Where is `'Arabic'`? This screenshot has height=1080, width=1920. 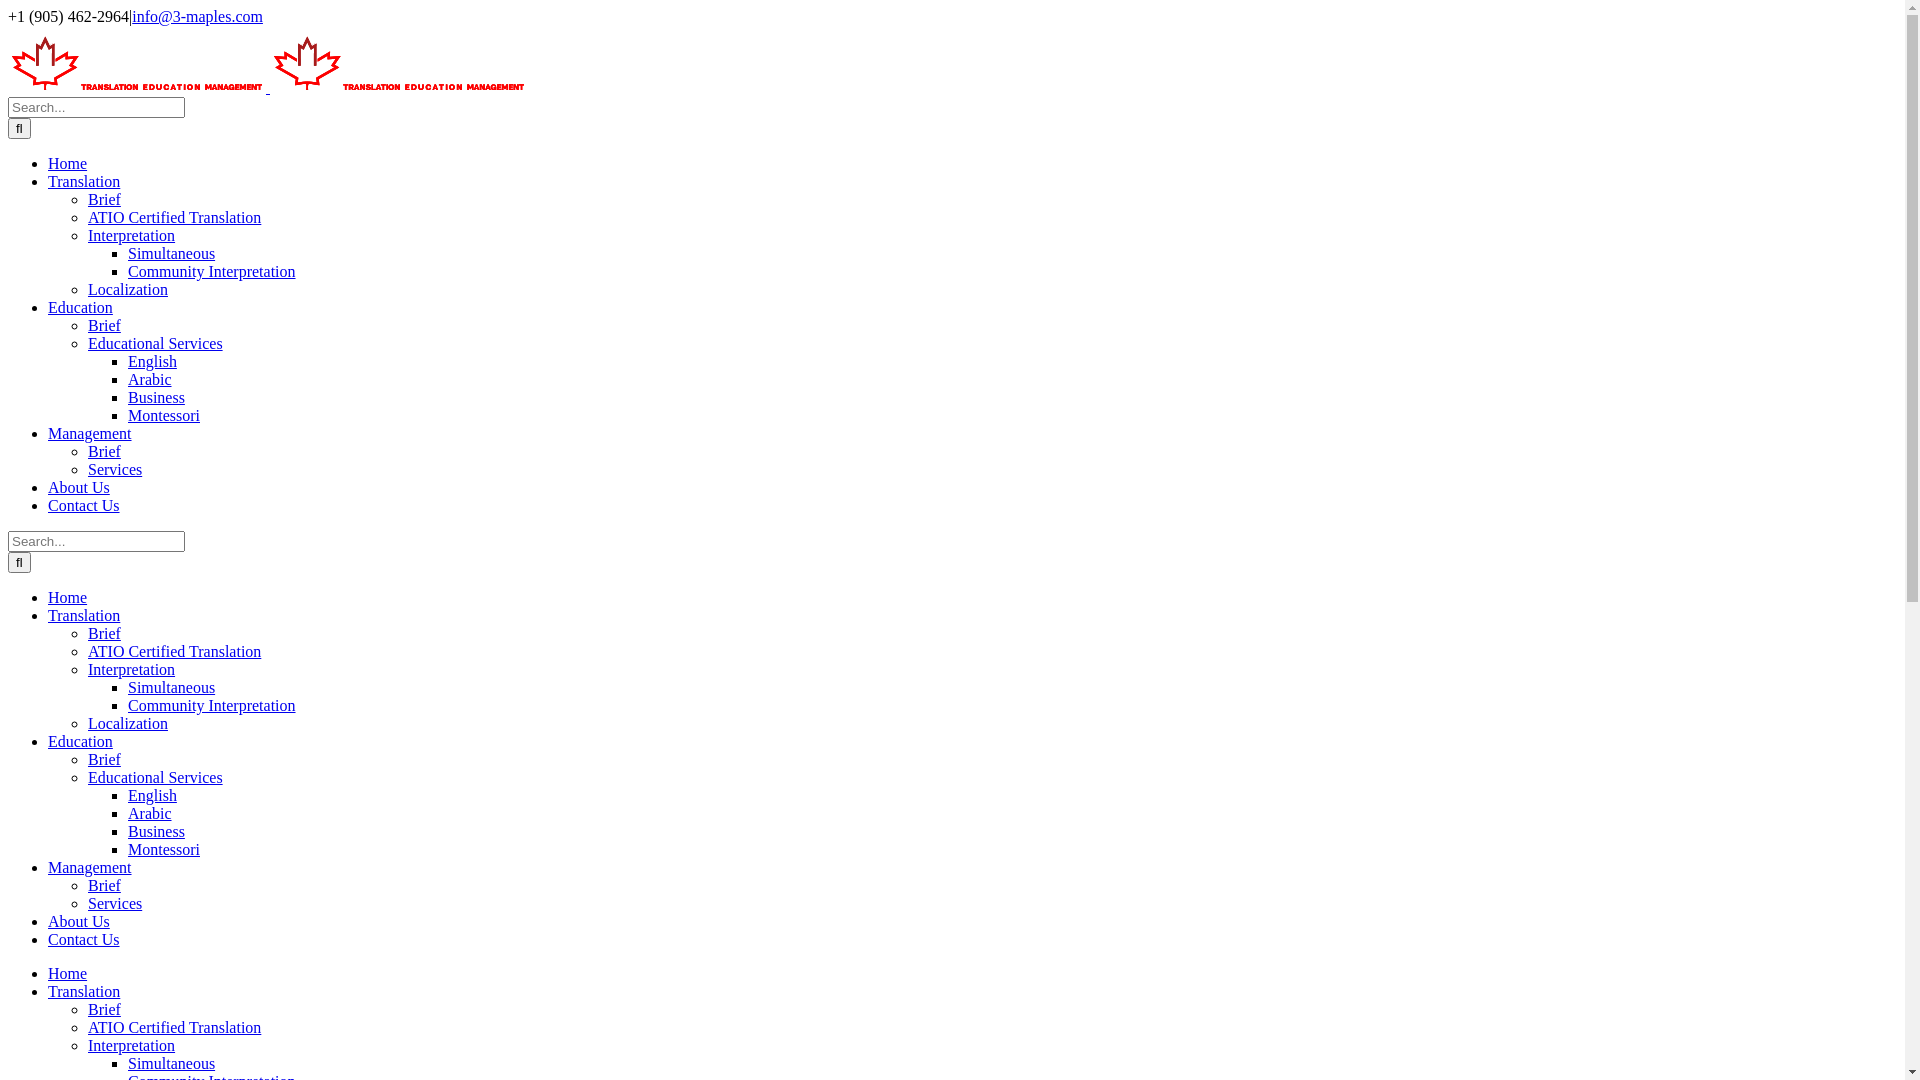
'Arabic' is located at coordinates (148, 813).